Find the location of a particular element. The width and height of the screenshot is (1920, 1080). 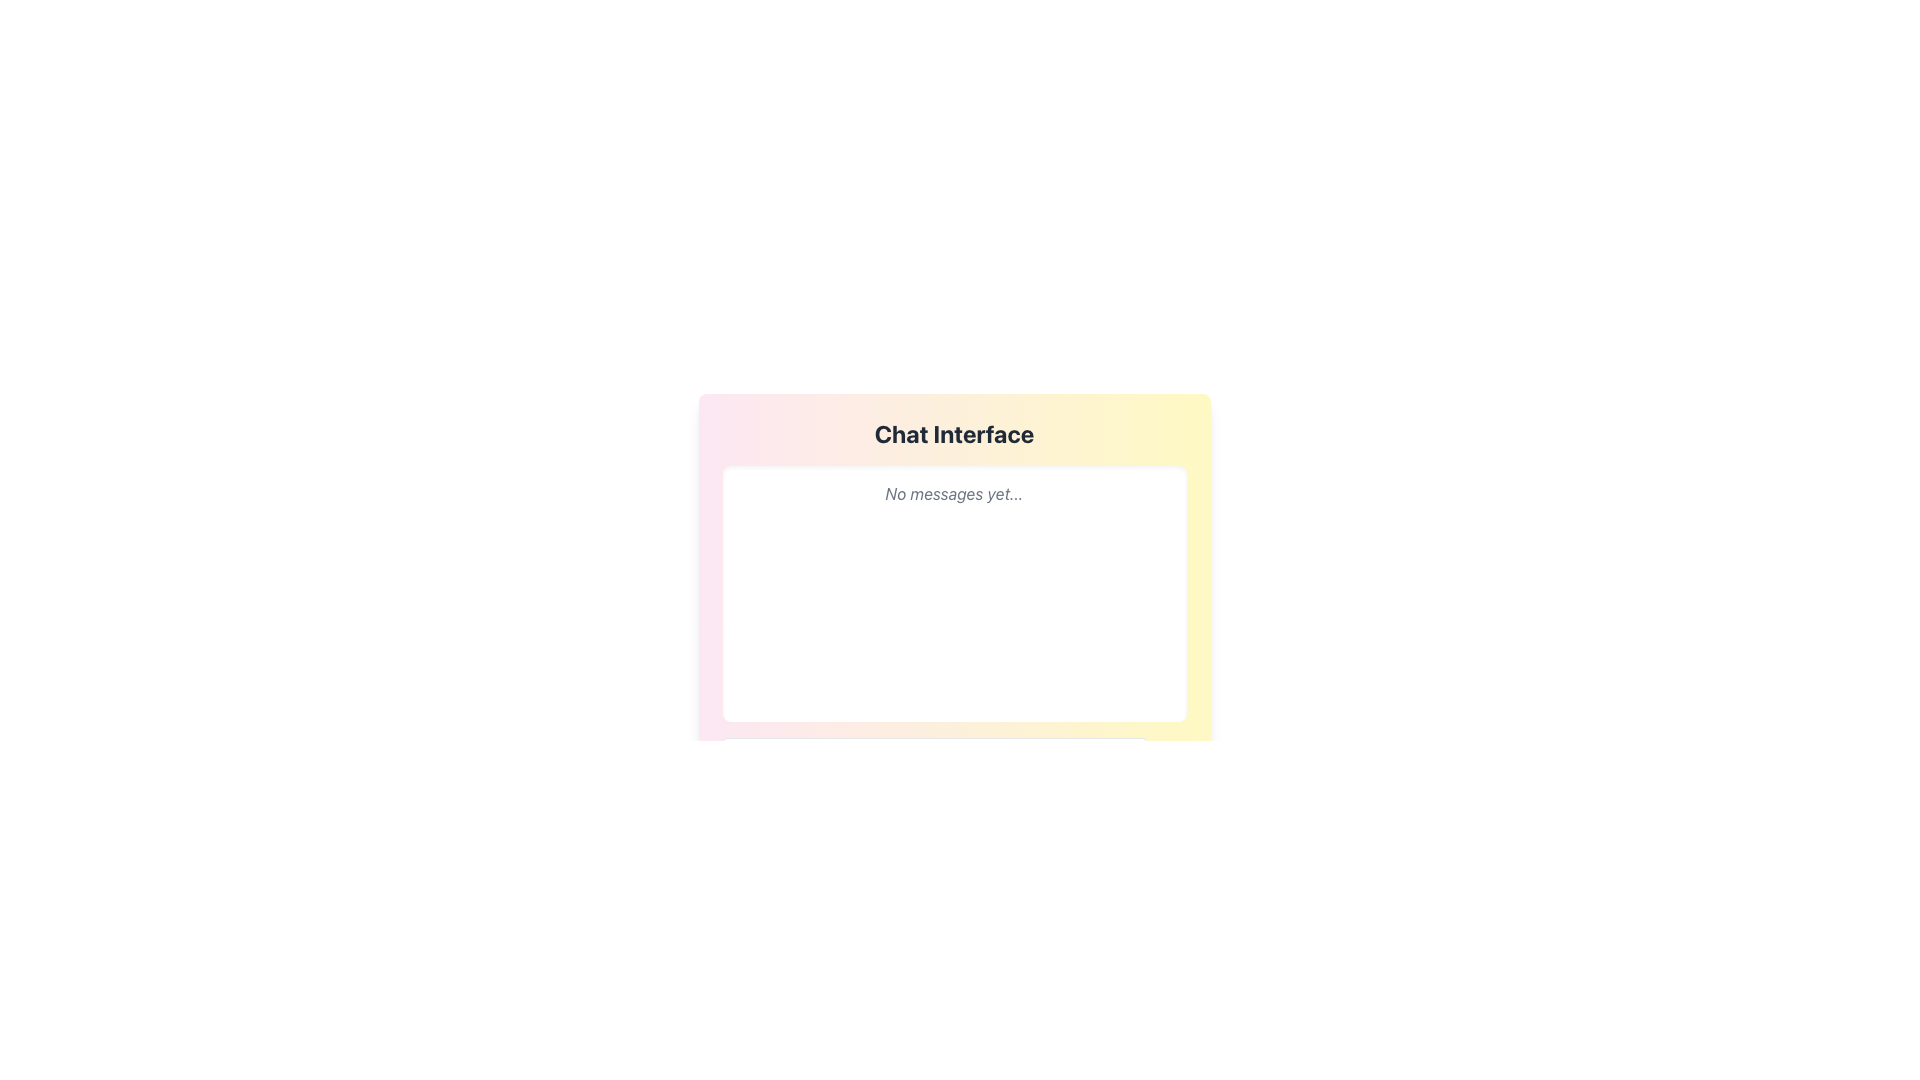

the informational text indicating that there are no messages in the chat area, which is centered near the top of a white message panel is located at coordinates (953, 493).